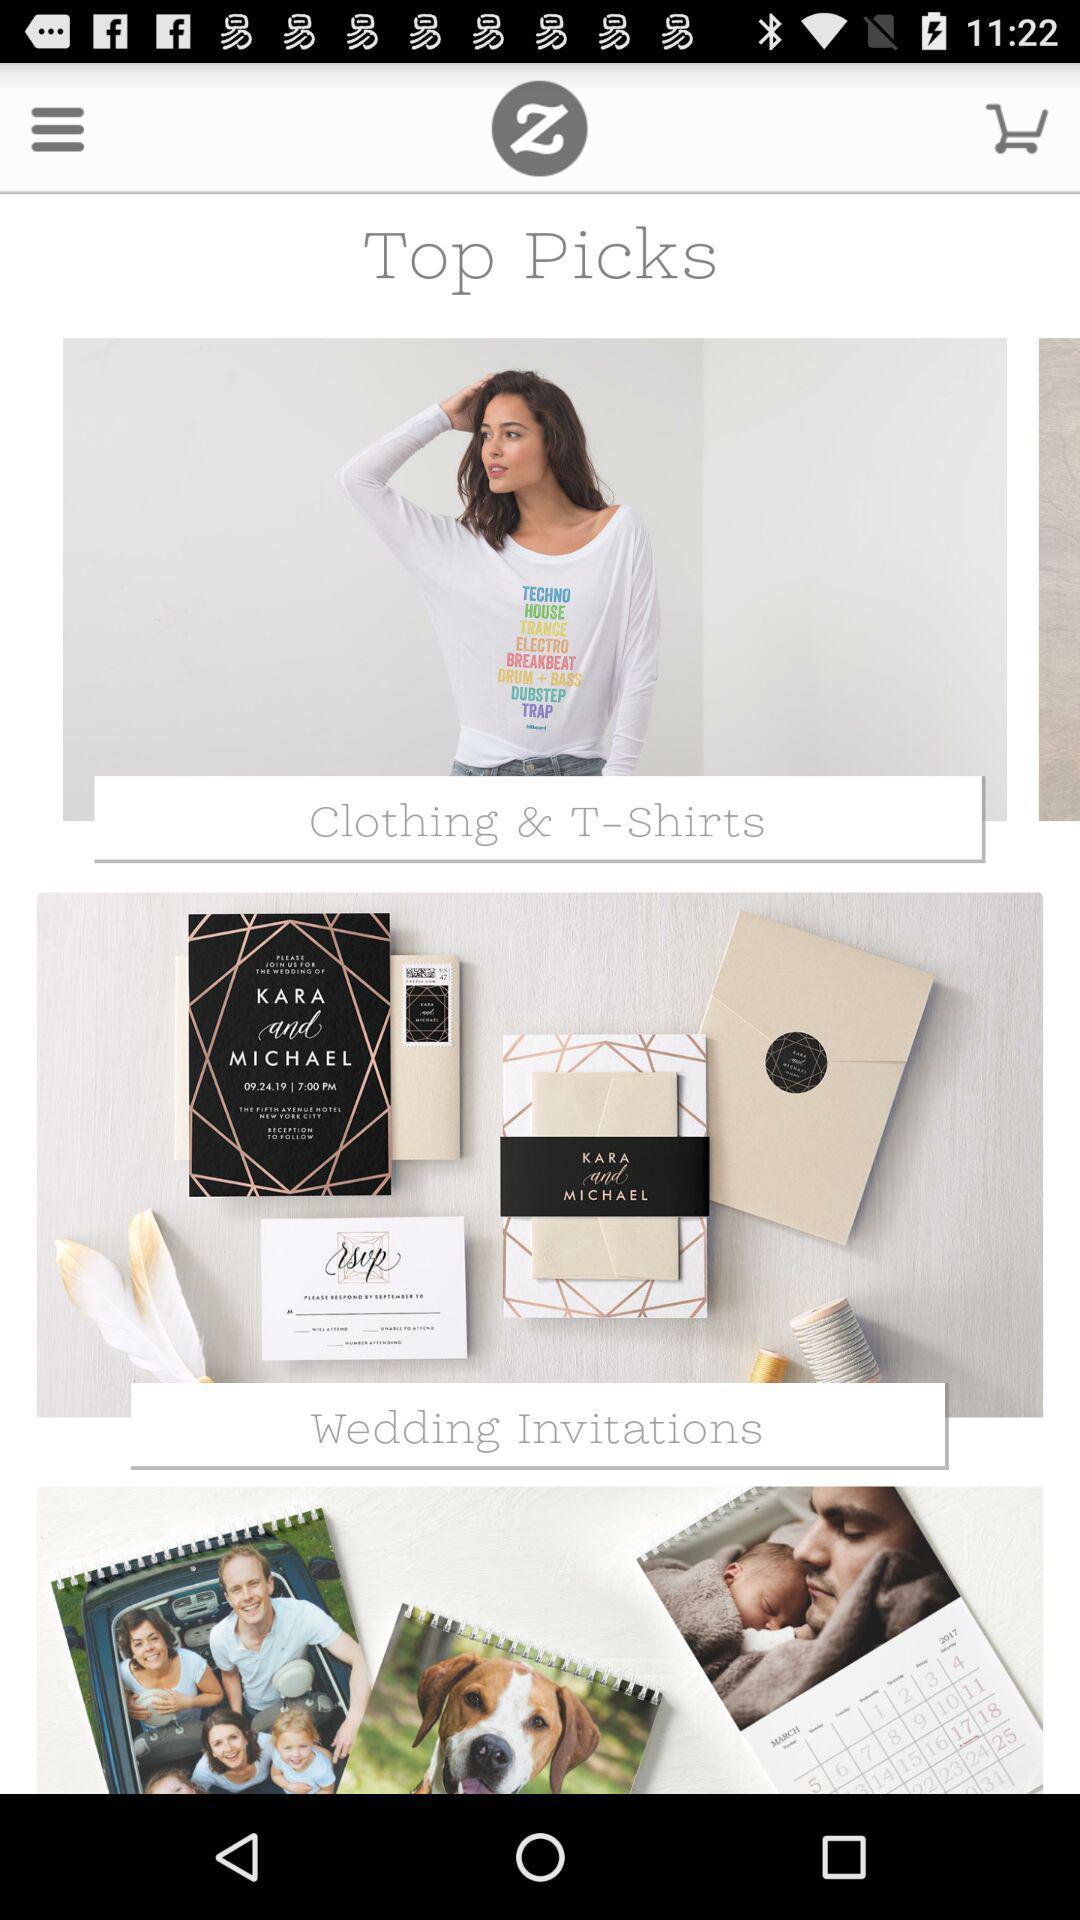 The width and height of the screenshot is (1080, 1920). I want to click on the cart icon, so click(1017, 136).